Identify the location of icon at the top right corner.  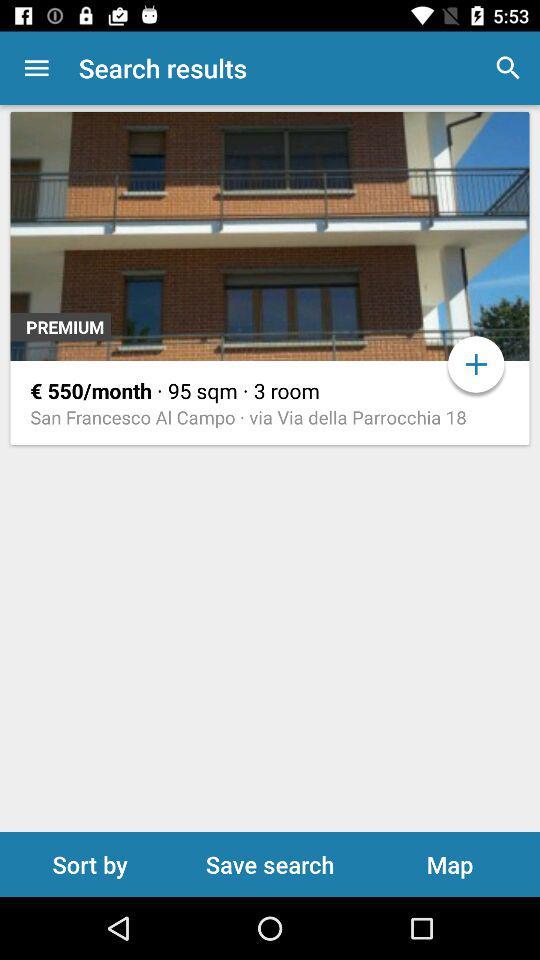
(508, 68).